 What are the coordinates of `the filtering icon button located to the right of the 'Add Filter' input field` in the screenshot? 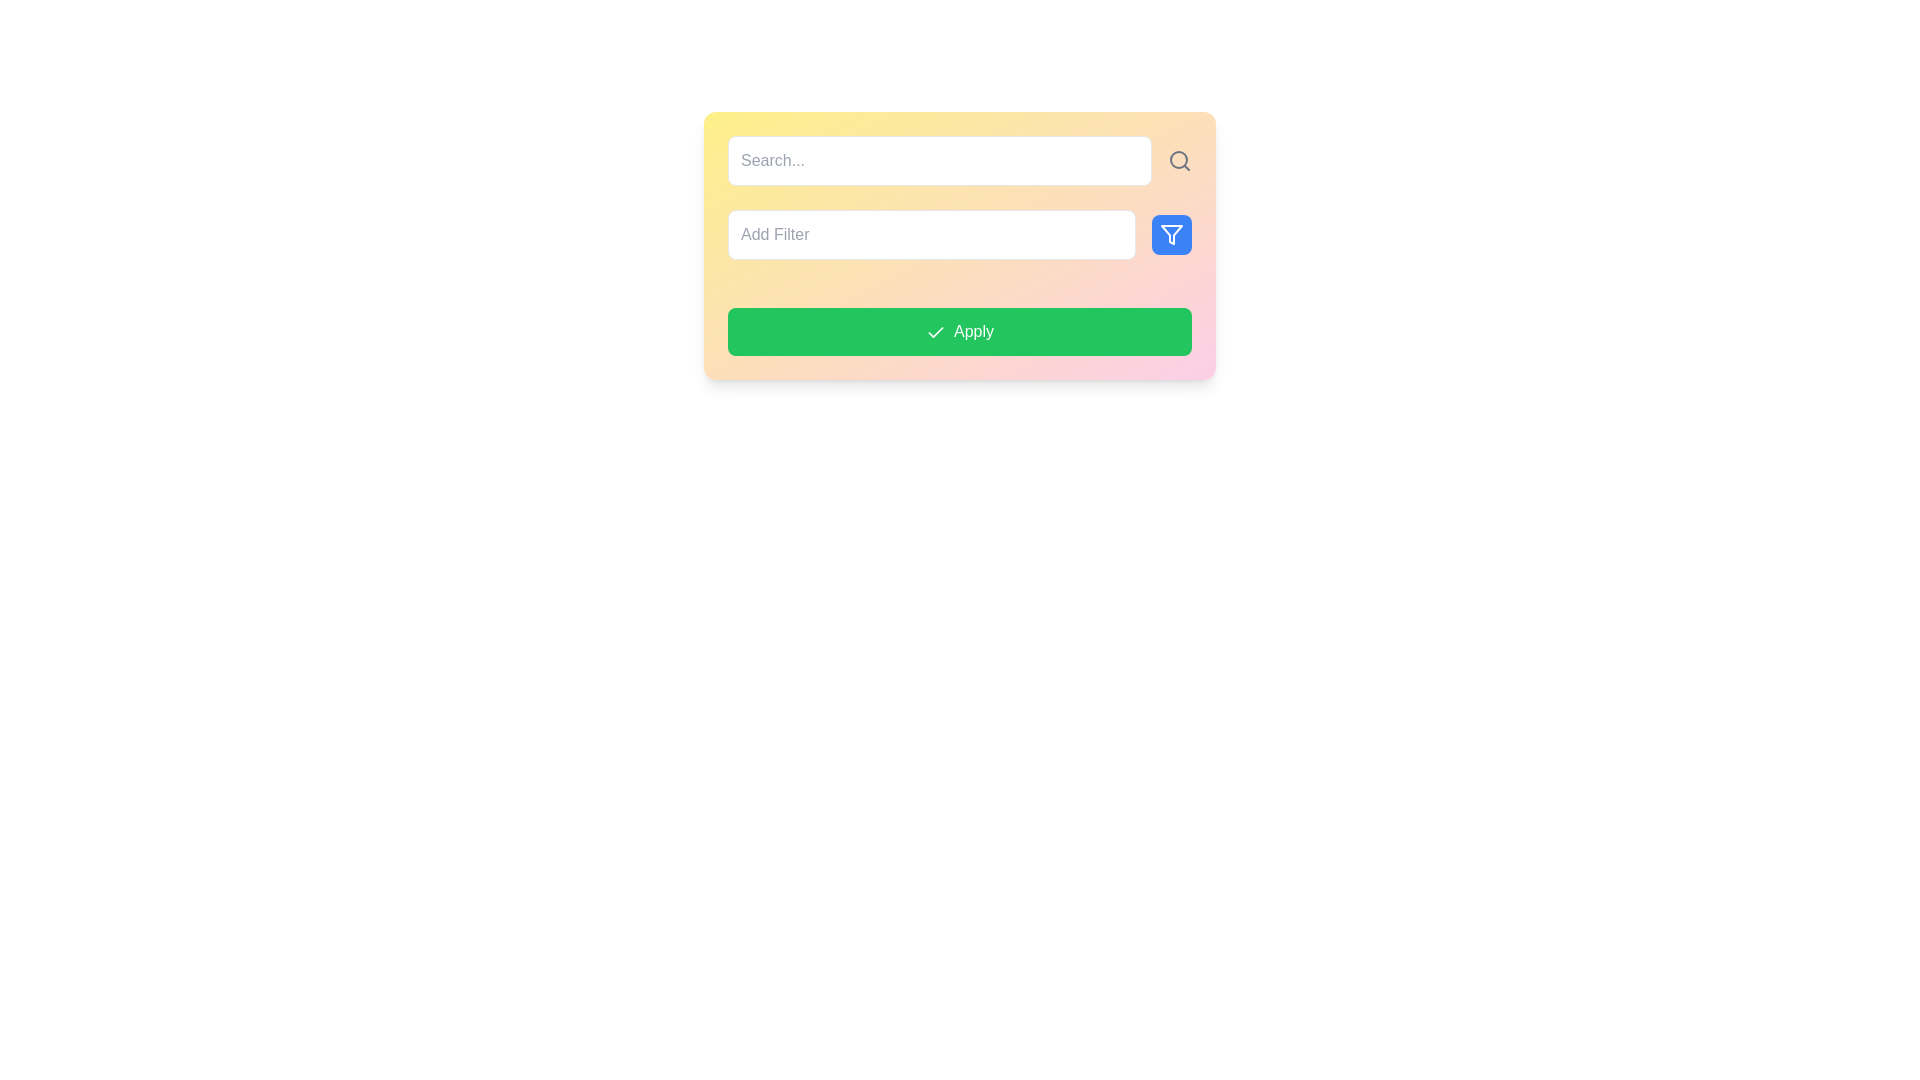 It's located at (1171, 234).